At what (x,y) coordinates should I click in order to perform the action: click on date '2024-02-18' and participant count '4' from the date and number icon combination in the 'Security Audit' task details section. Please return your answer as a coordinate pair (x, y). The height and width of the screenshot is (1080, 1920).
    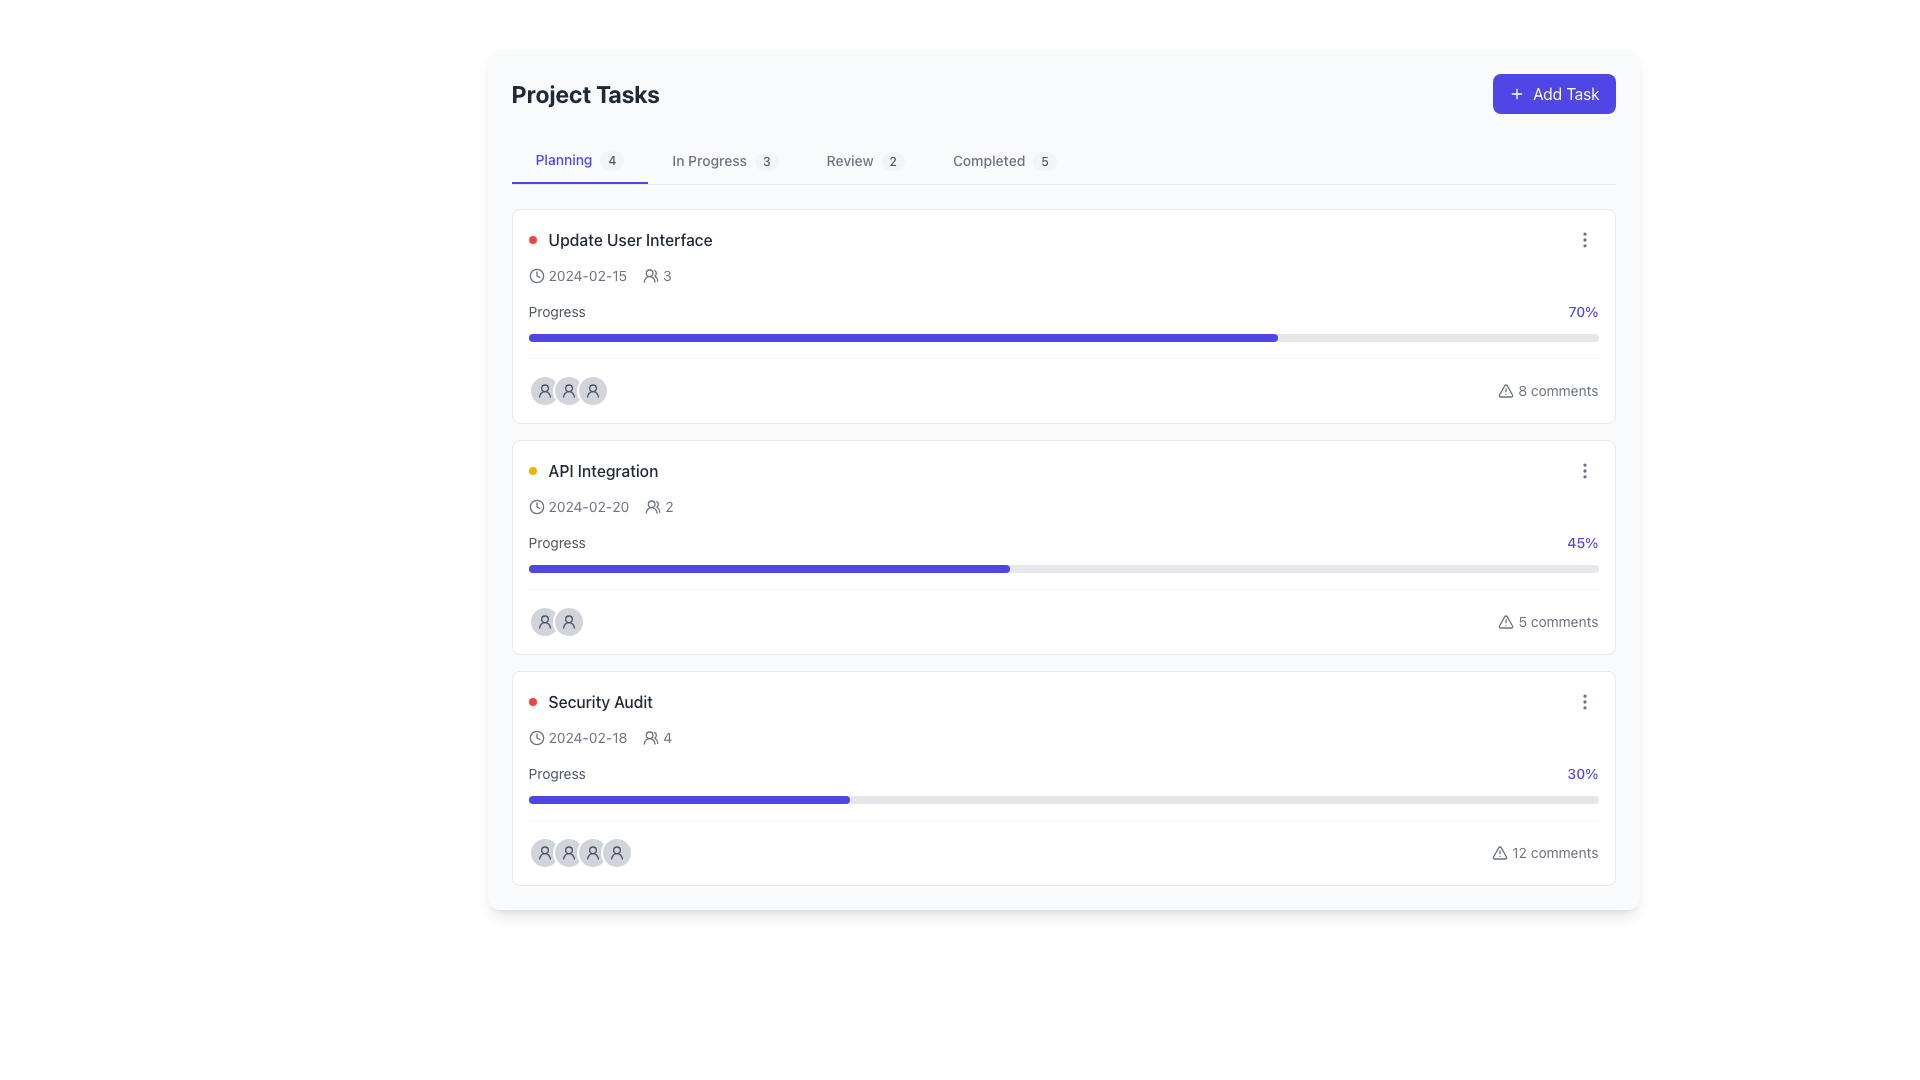
    Looking at the image, I should click on (599, 737).